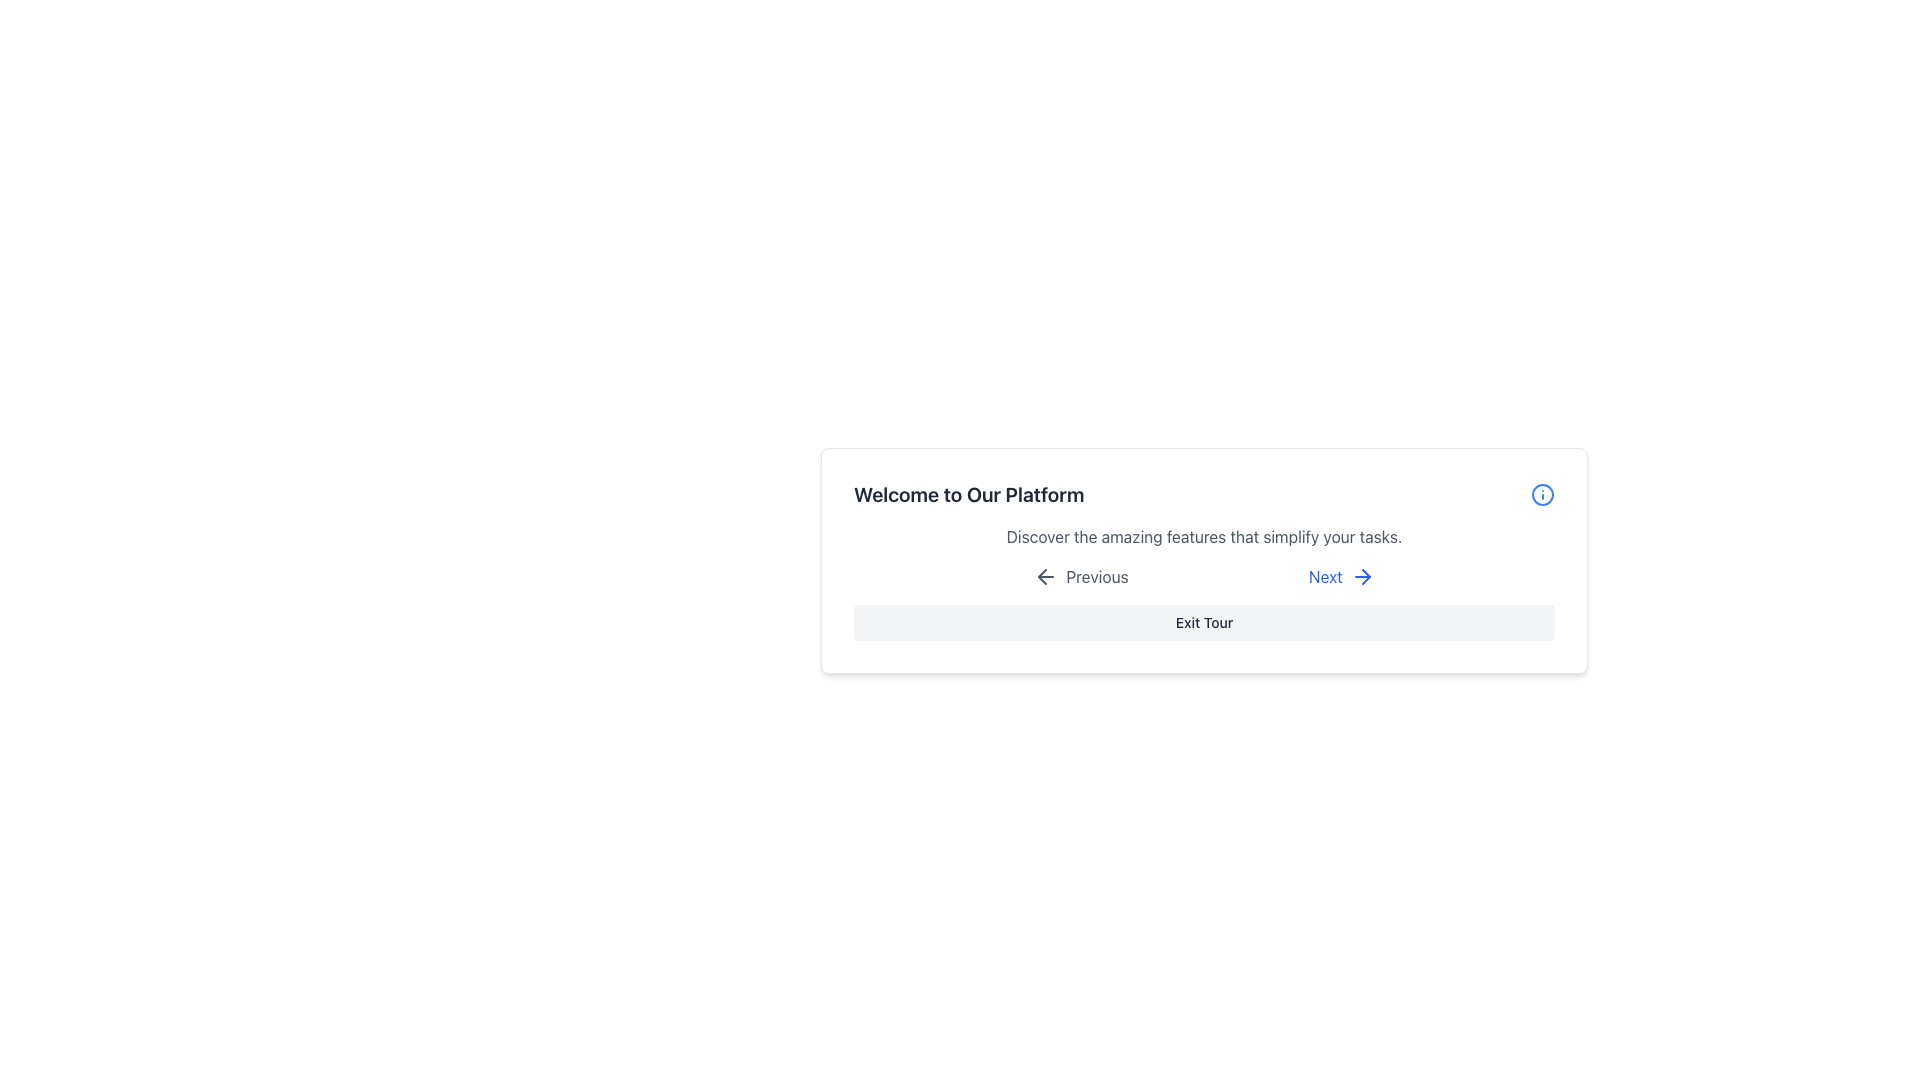 The height and width of the screenshot is (1080, 1920). What do you see at coordinates (1041, 577) in the screenshot?
I see `the navigational icon located to the left of the 'Previous' label in the lower section of the interface` at bounding box center [1041, 577].